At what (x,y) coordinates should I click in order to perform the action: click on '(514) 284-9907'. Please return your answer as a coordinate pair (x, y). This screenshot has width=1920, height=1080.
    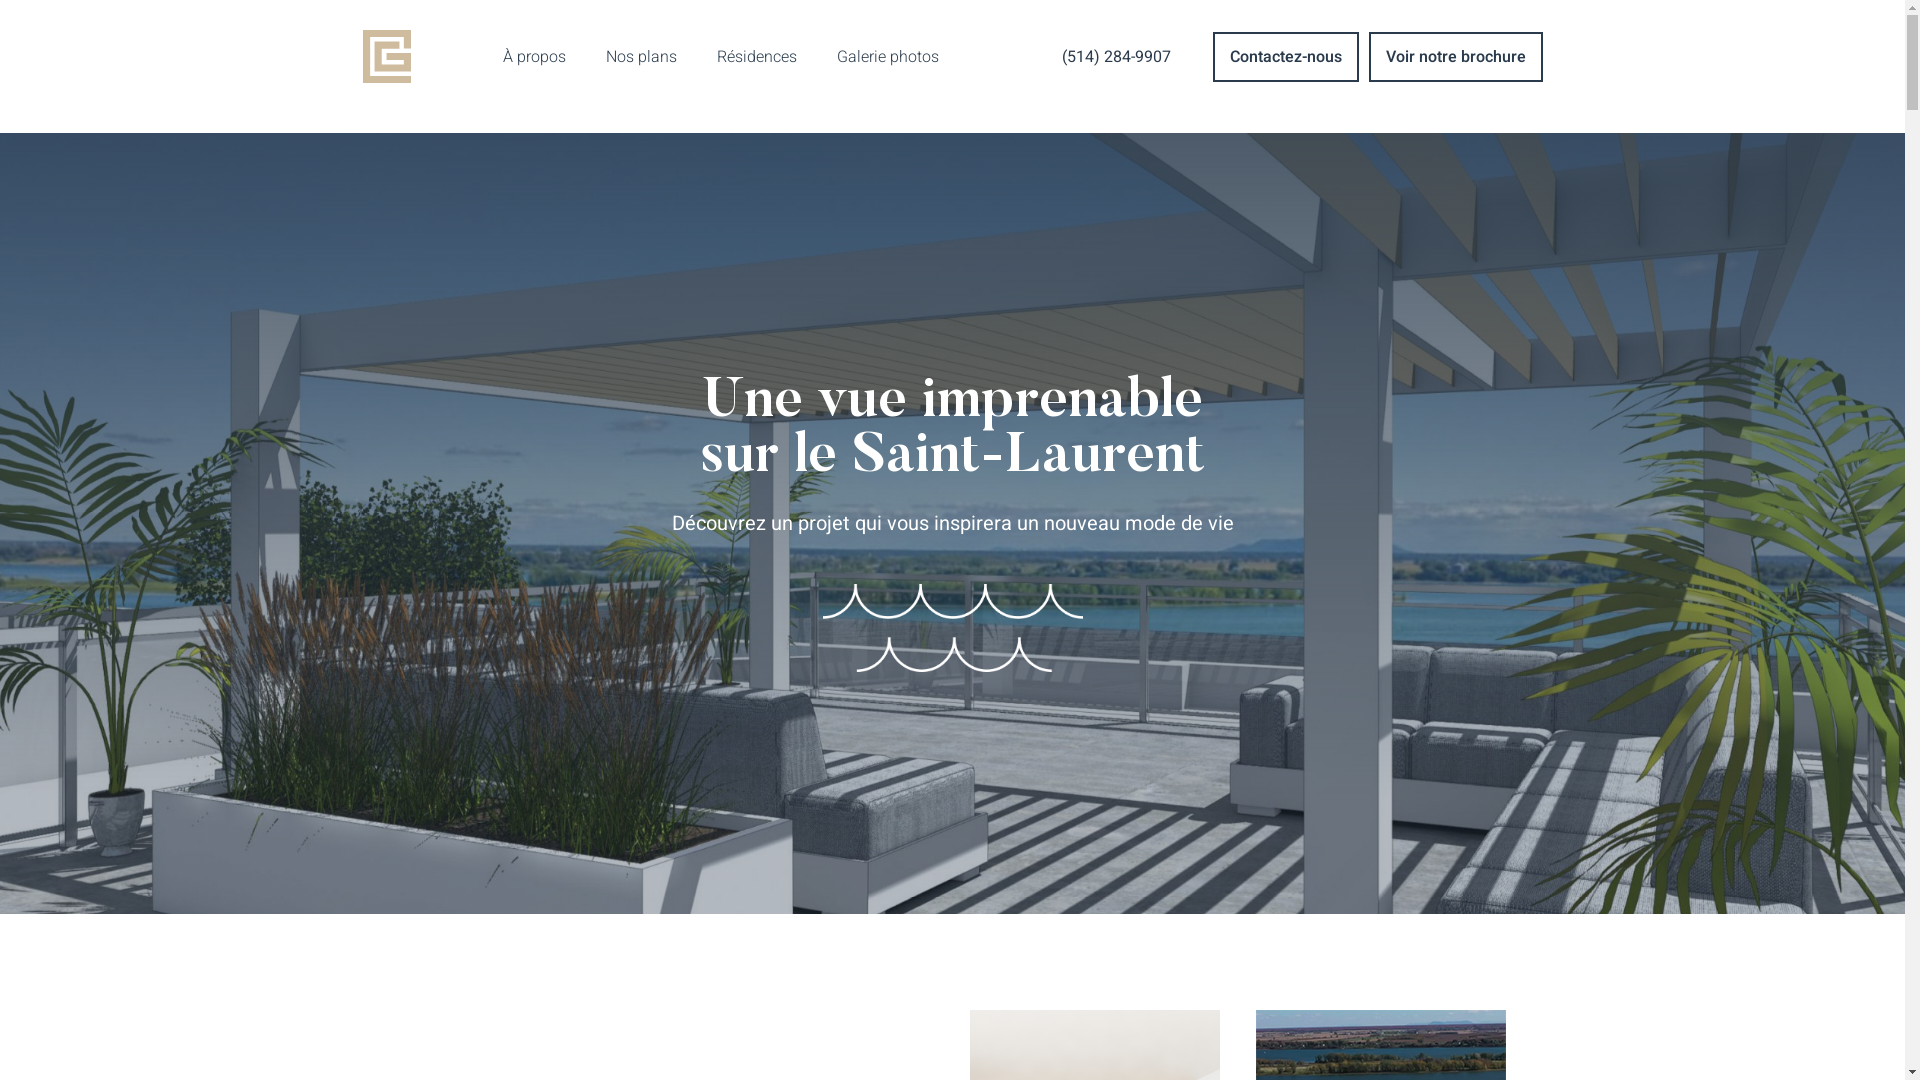
    Looking at the image, I should click on (1060, 56).